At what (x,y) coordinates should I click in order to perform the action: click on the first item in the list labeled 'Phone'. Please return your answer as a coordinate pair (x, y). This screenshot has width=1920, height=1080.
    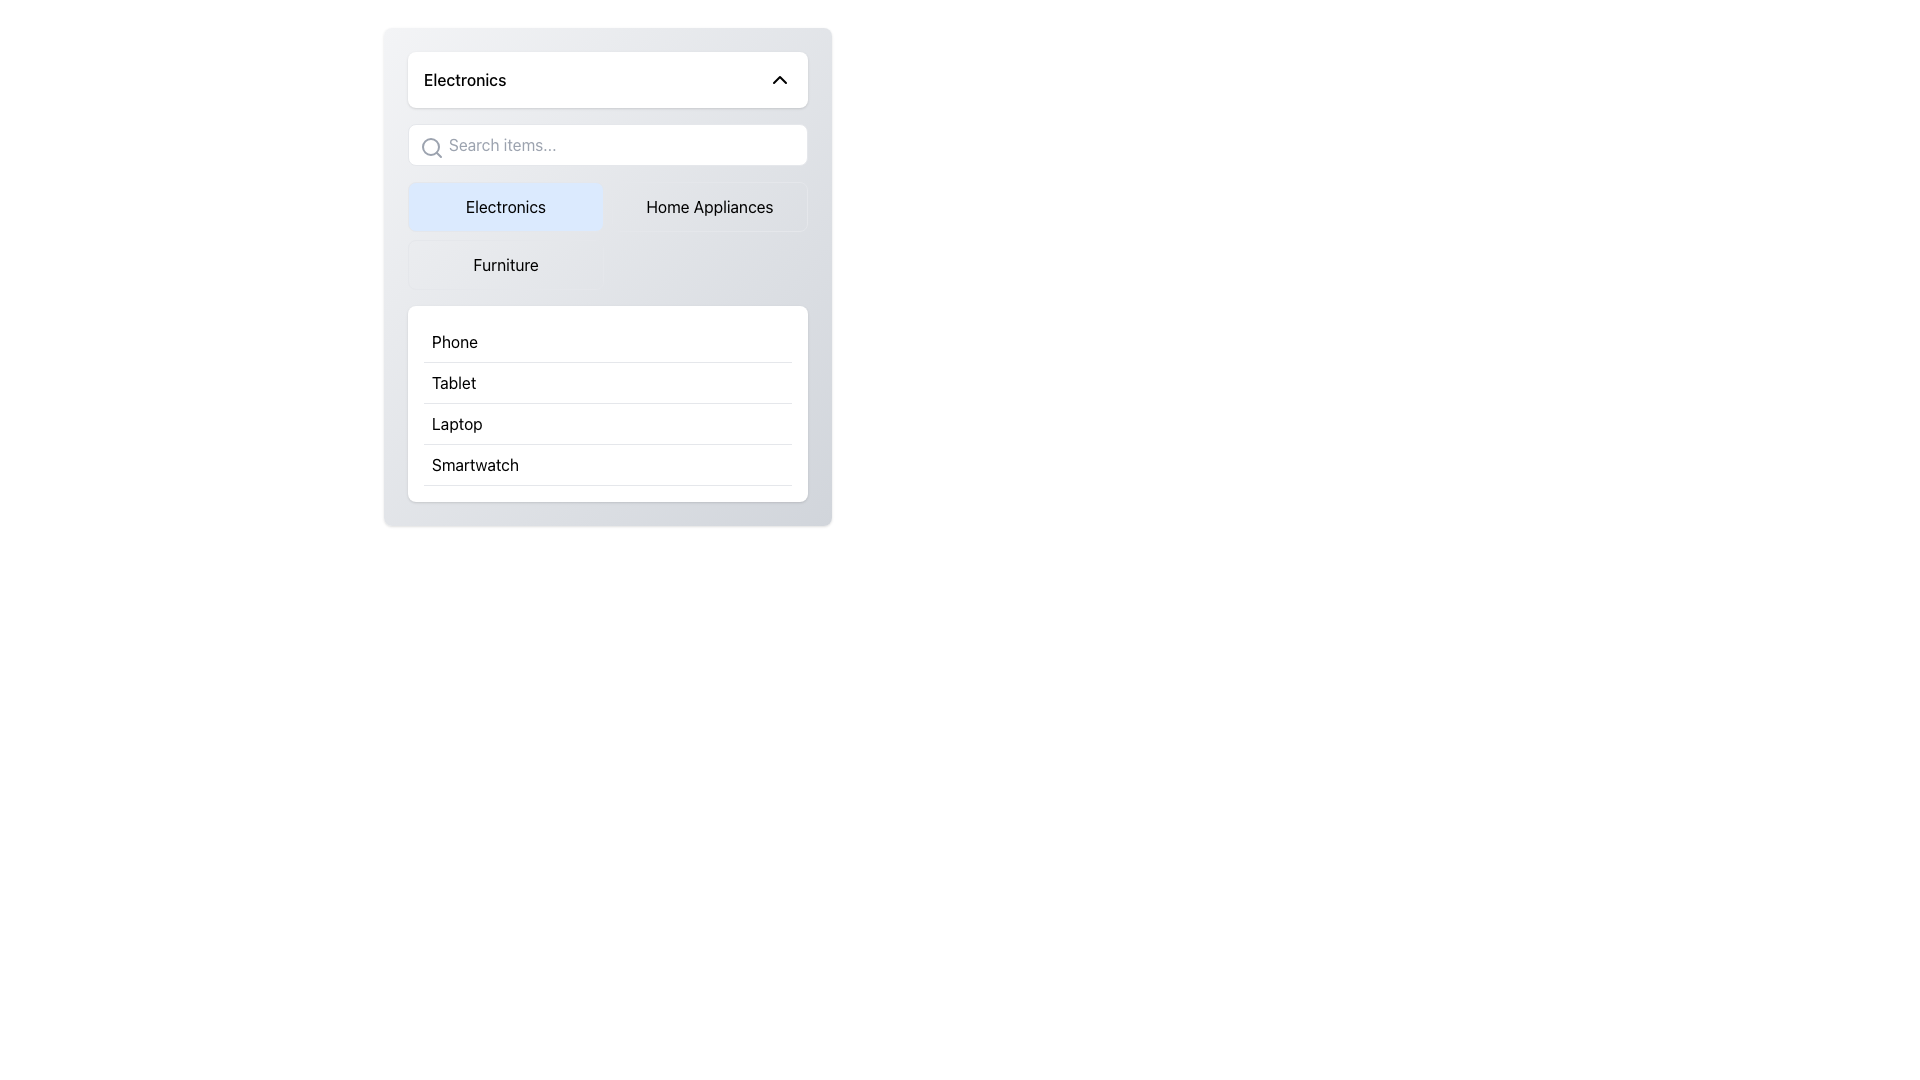
    Looking at the image, I should click on (607, 341).